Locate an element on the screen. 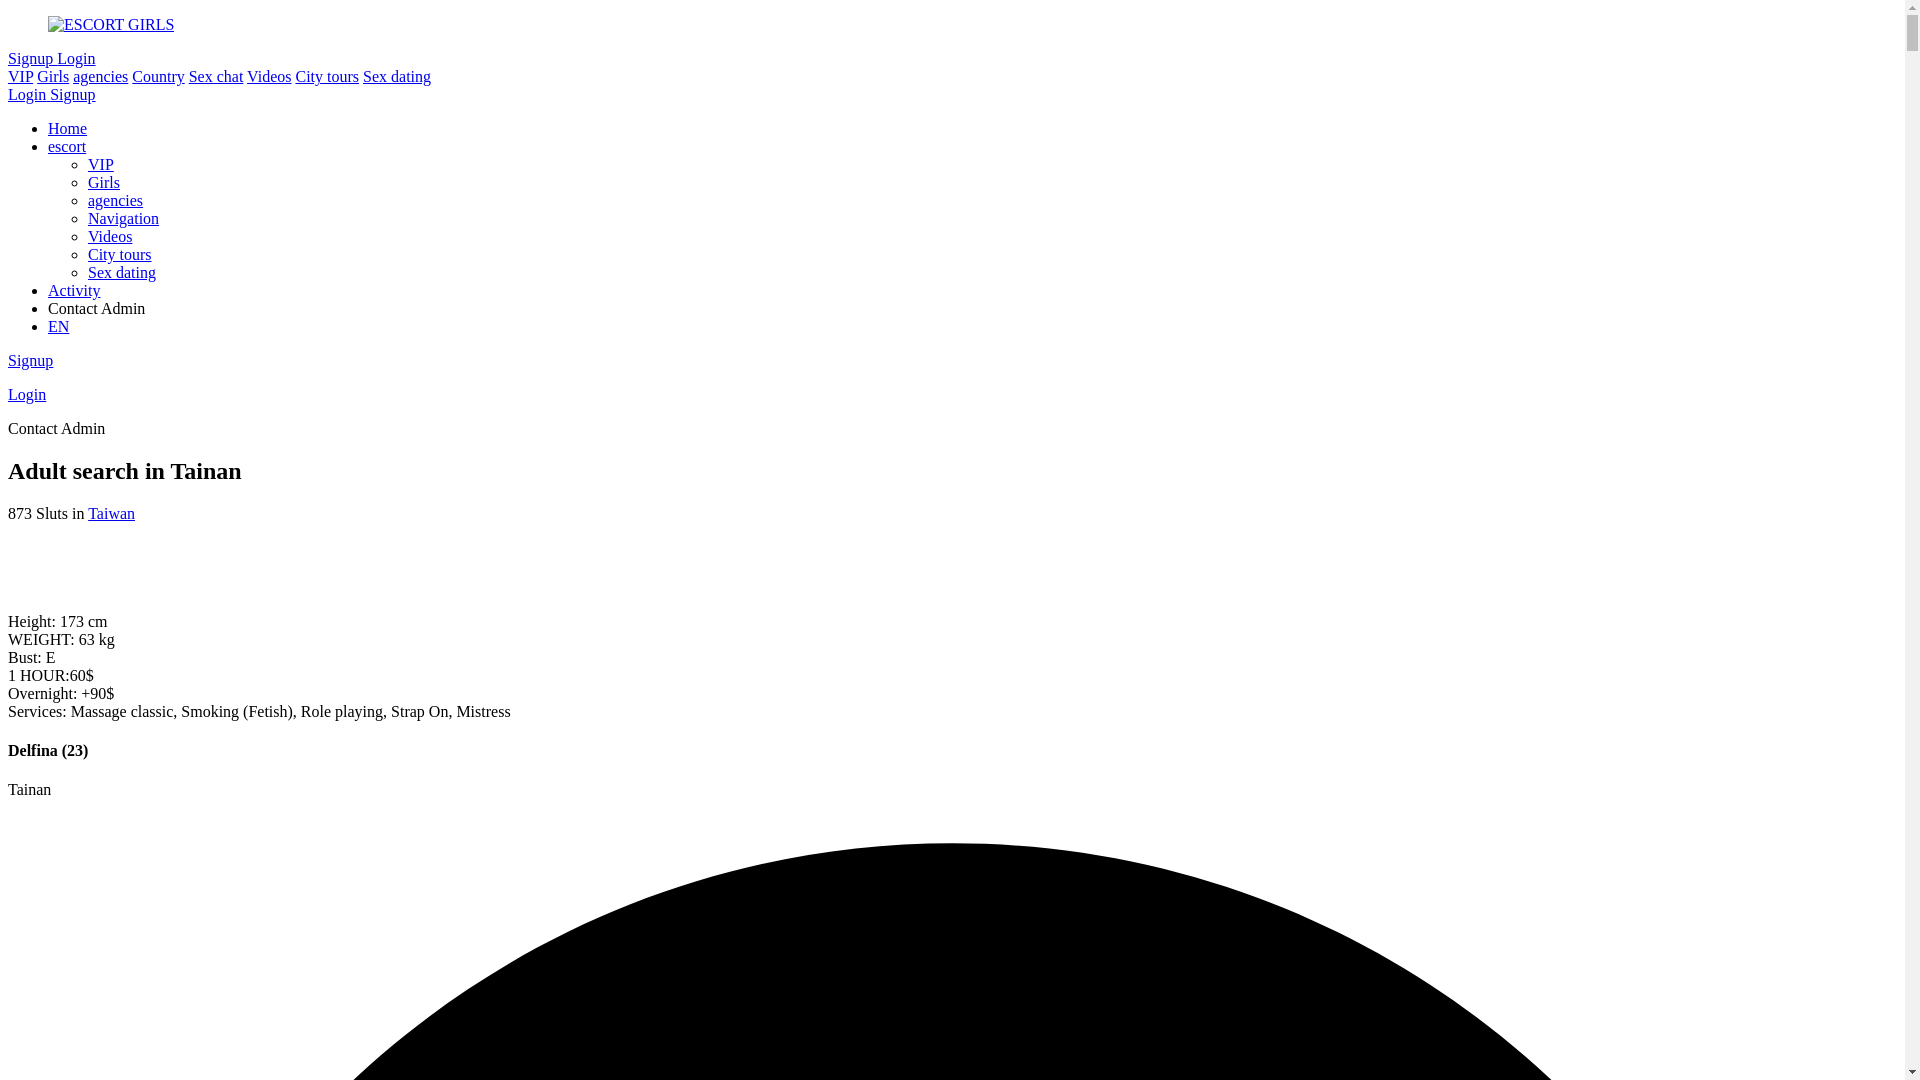  'Home' is located at coordinates (67, 128).